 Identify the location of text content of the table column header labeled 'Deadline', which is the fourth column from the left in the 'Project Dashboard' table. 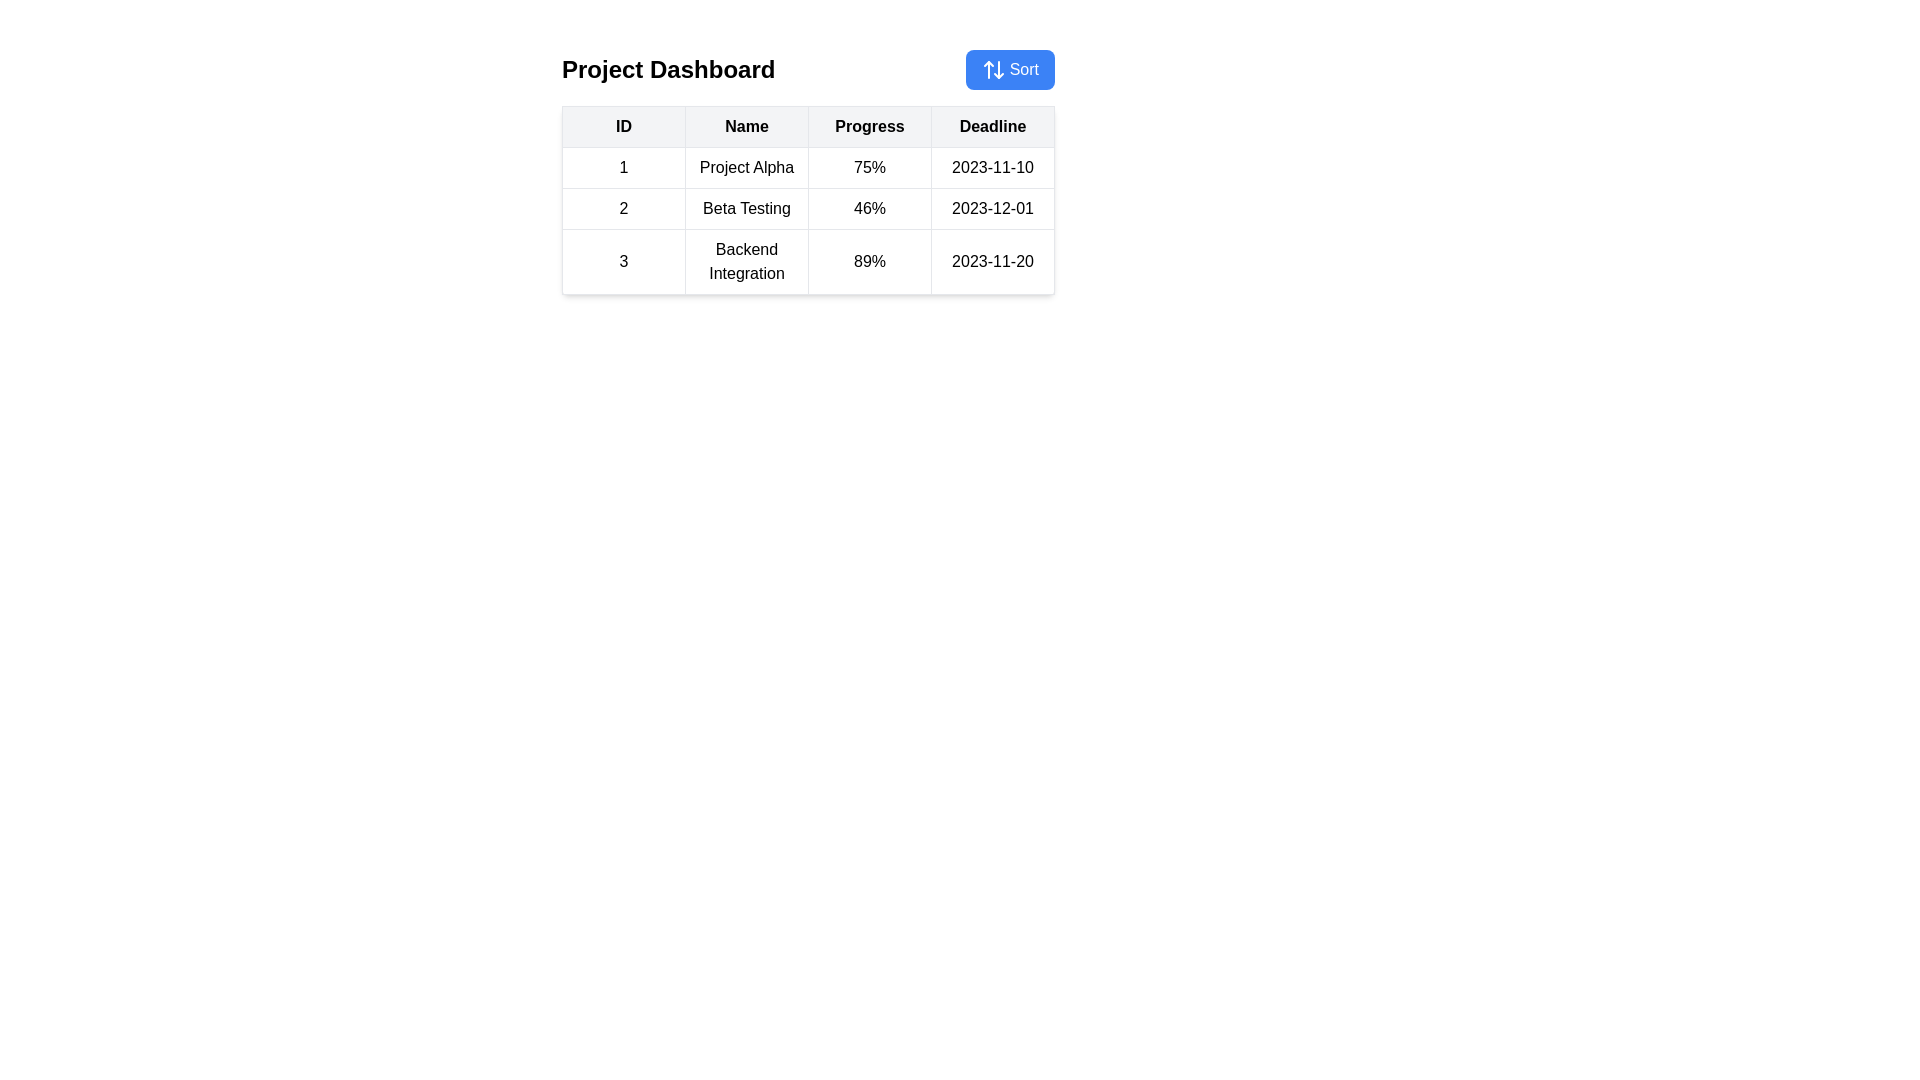
(993, 127).